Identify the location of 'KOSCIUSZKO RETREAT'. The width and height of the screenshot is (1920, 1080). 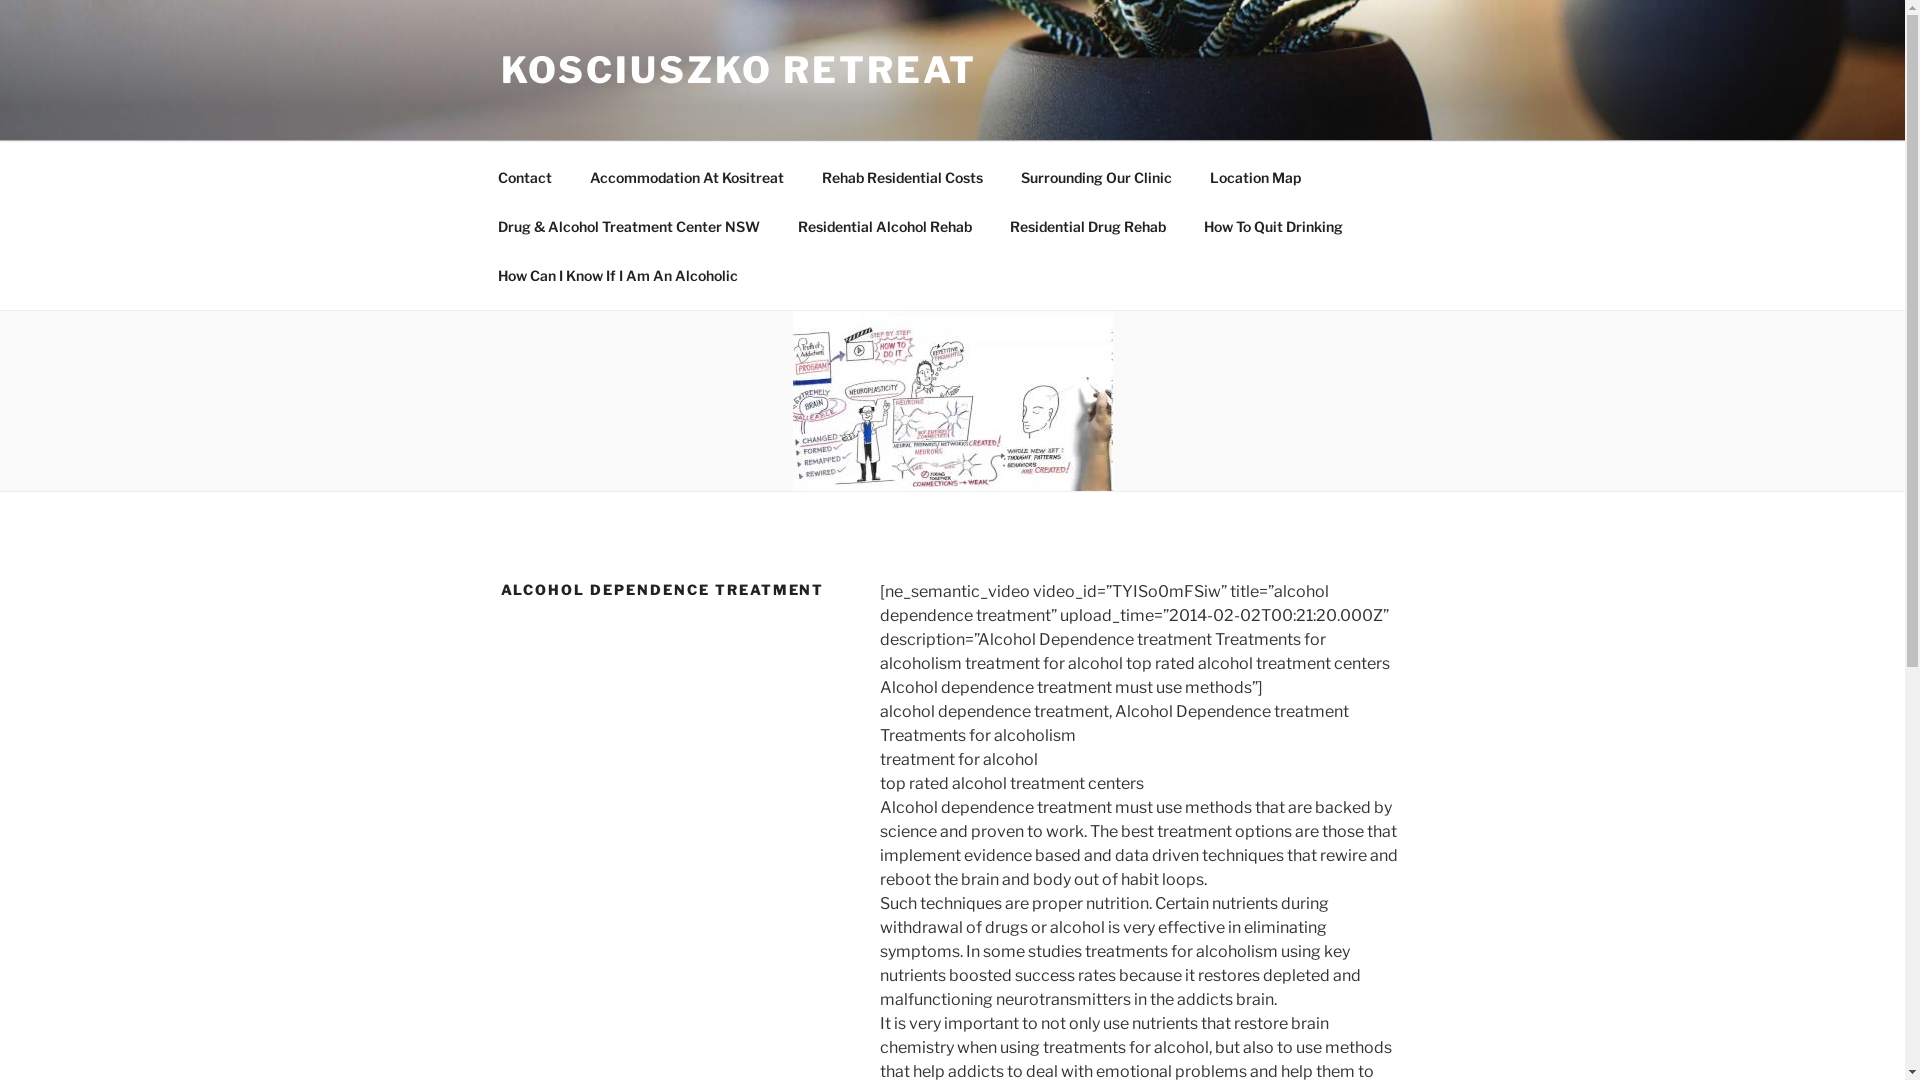
(737, 68).